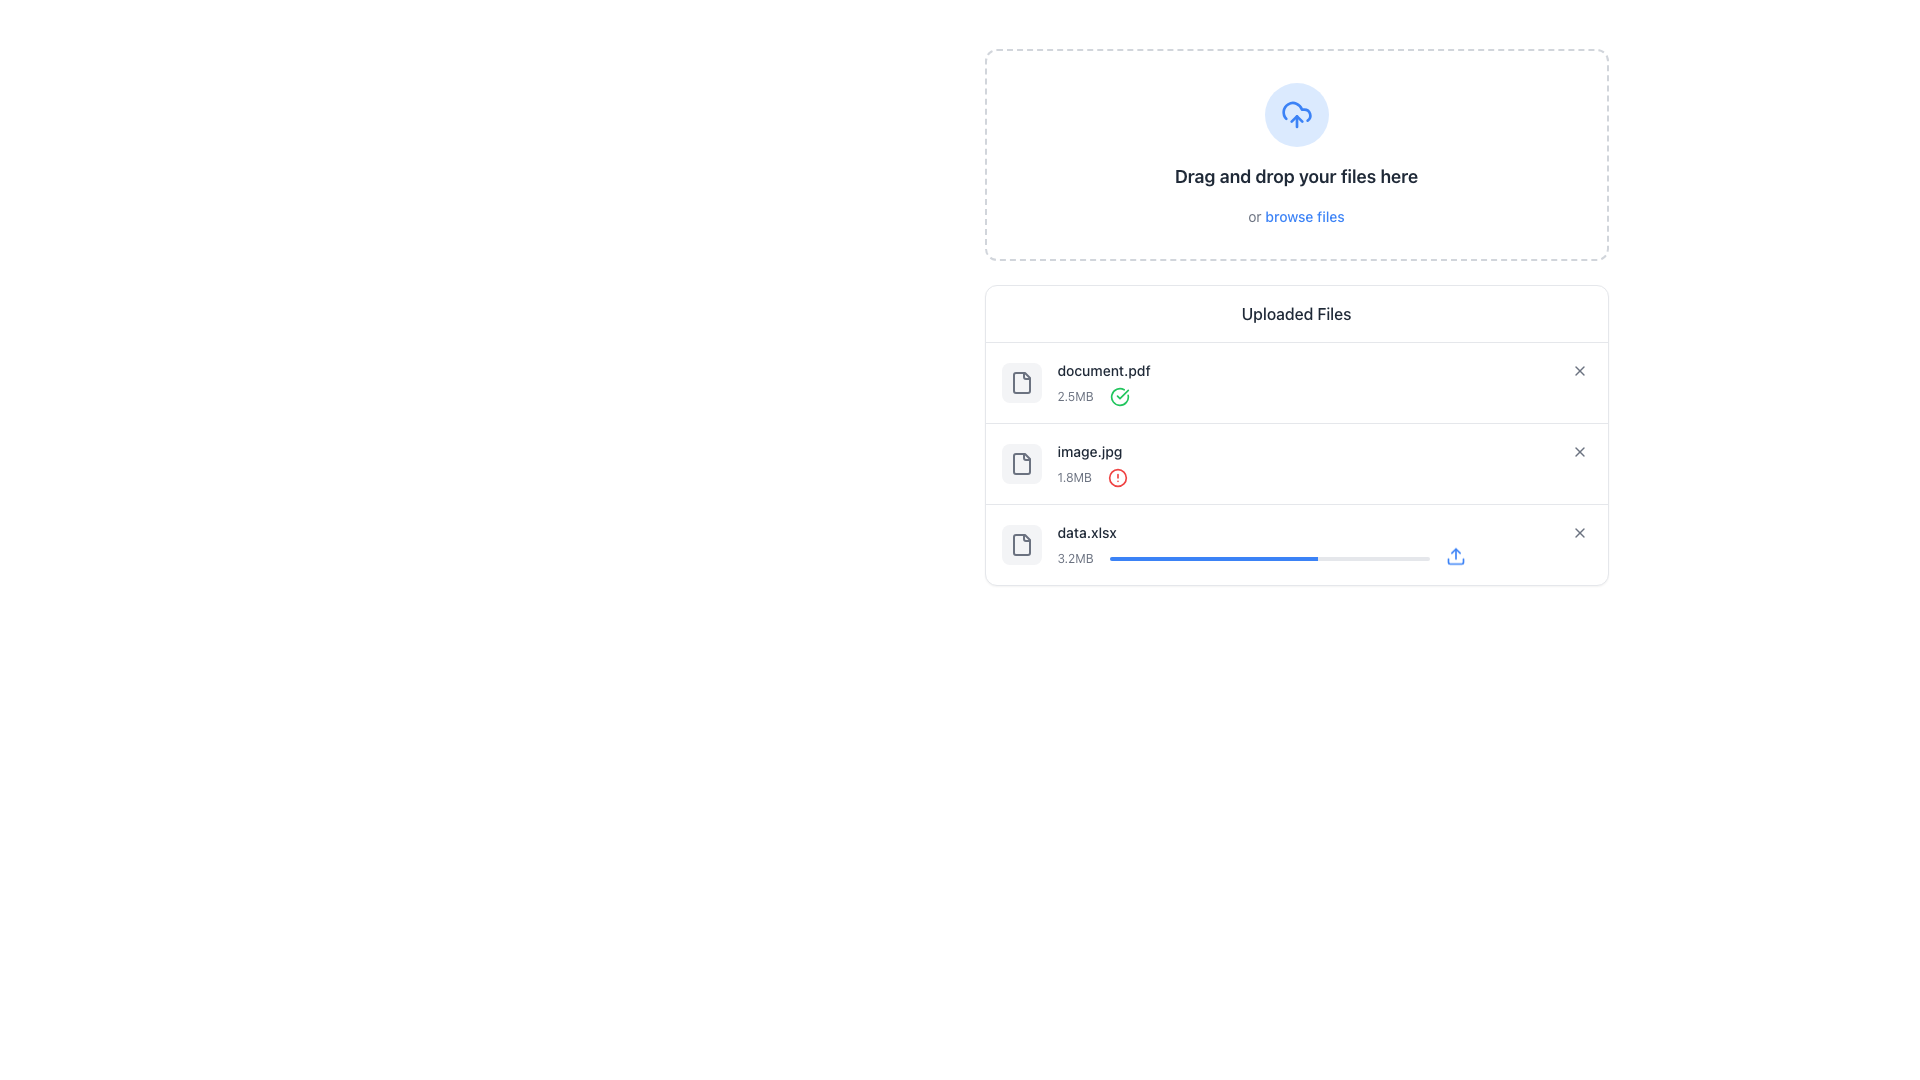 Image resolution: width=1920 pixels, height=1080 pixels. Describe the element at coordinates (1268, 559) in the screenshot. I see `the progress status of the horizontal progress bar associated with the file 'data.xlsx', which is located below the size indicator '3.2MB' and above a blue upload icon` at that location.